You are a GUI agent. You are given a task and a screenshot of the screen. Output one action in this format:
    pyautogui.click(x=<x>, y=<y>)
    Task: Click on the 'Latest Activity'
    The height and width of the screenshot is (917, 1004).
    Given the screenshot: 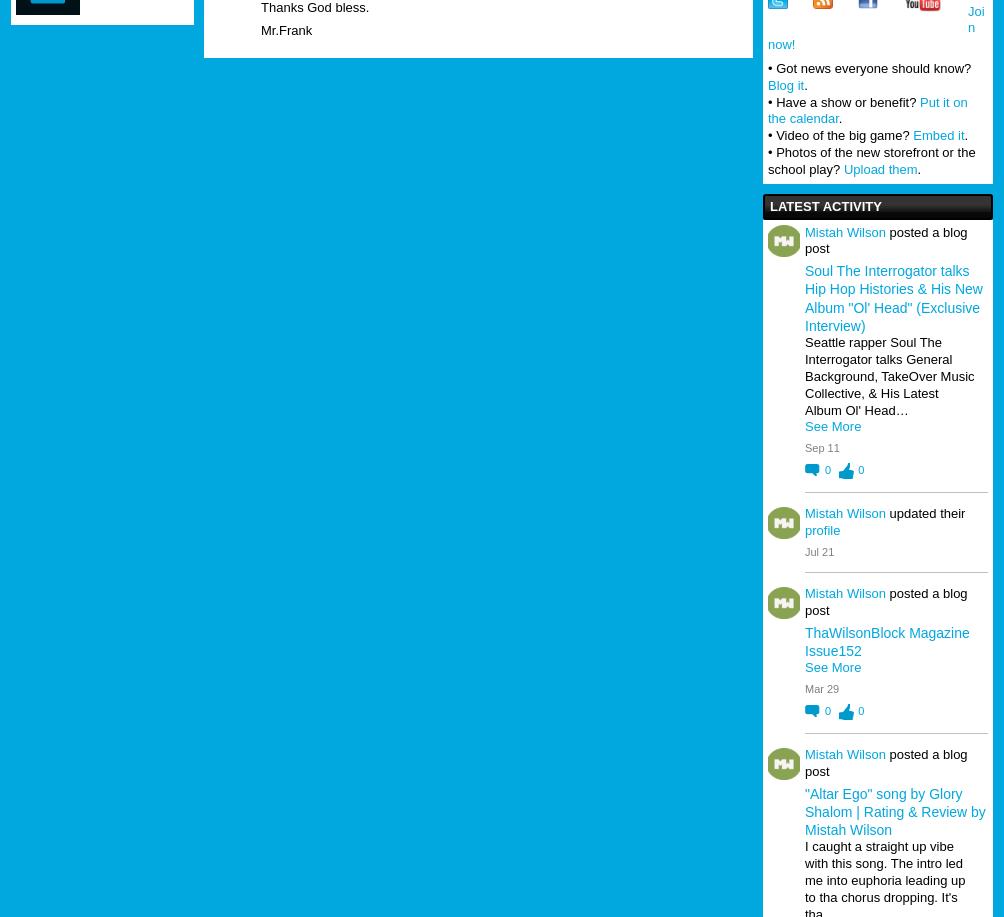 What is the action you would take?
    pyautogui.click(x=769, y=205)
    